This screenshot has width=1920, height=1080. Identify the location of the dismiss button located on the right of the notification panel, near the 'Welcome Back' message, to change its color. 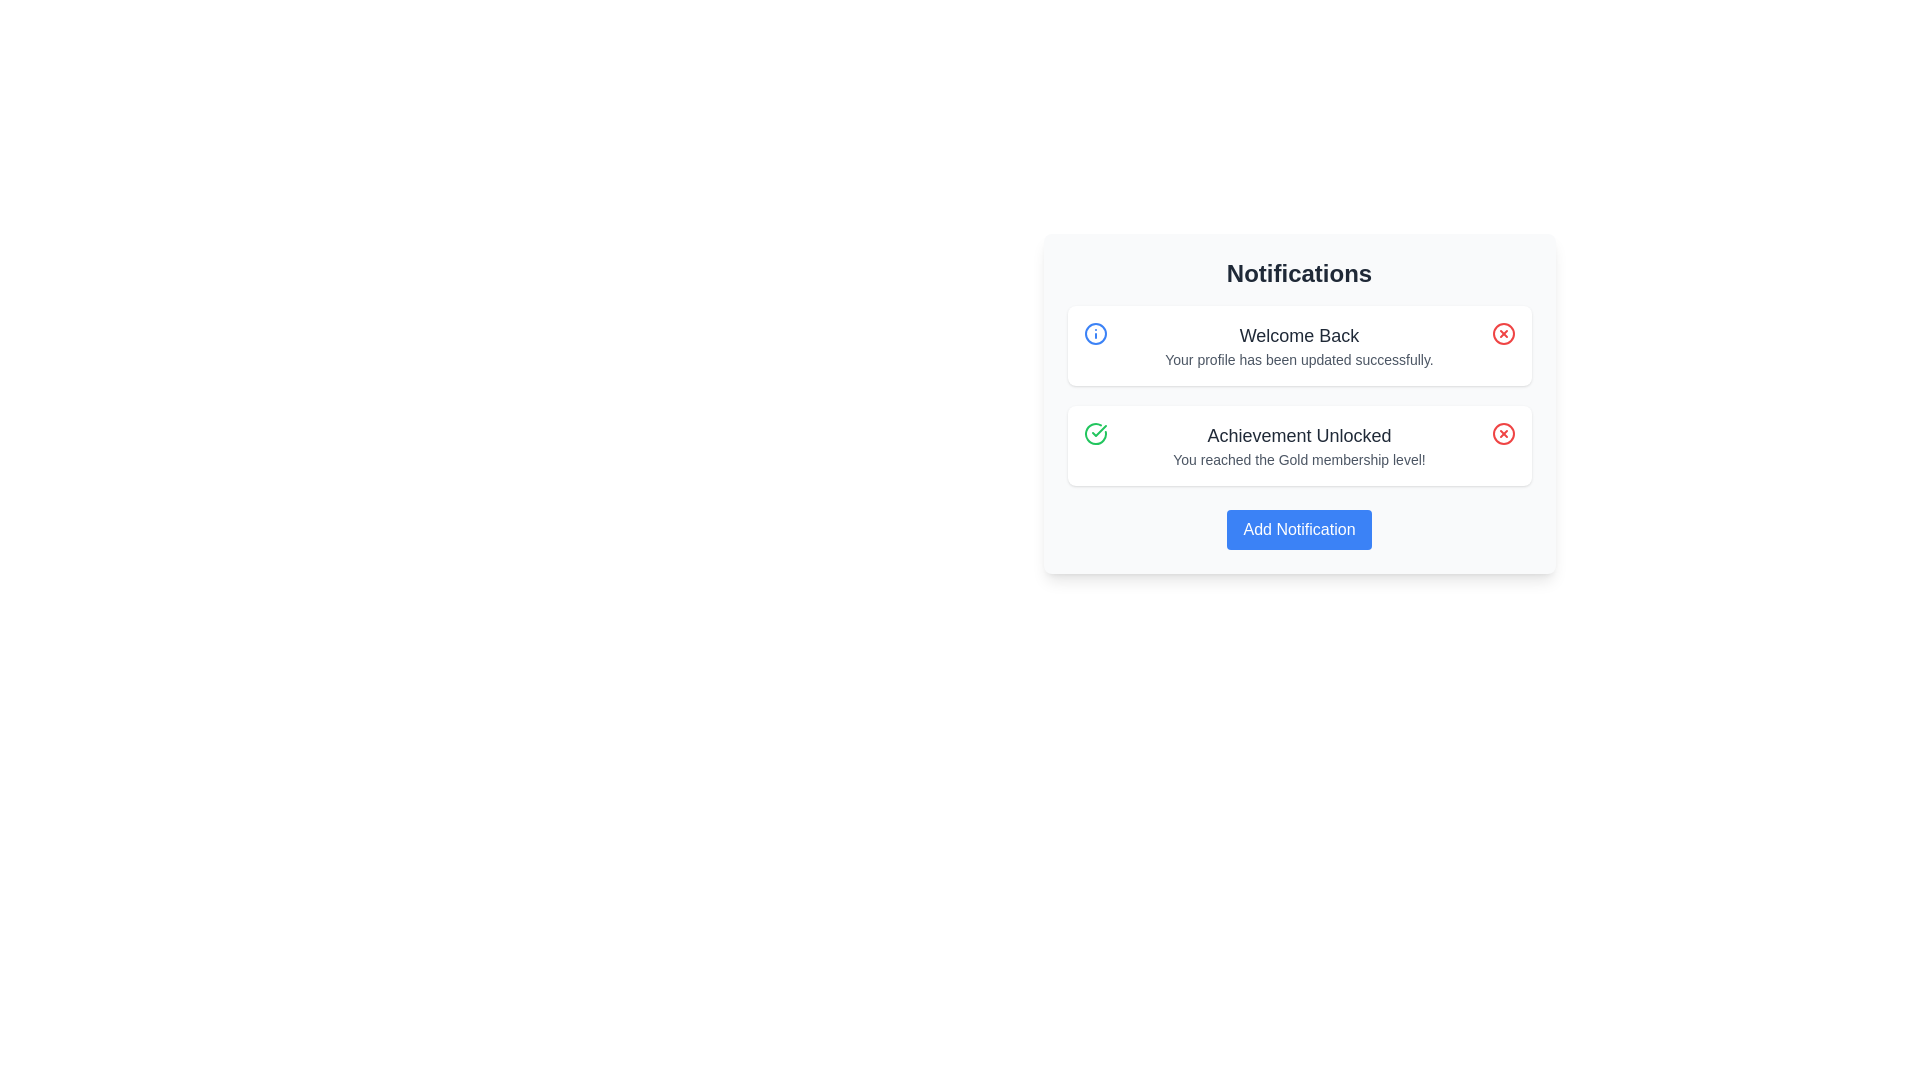
(1503, 333).